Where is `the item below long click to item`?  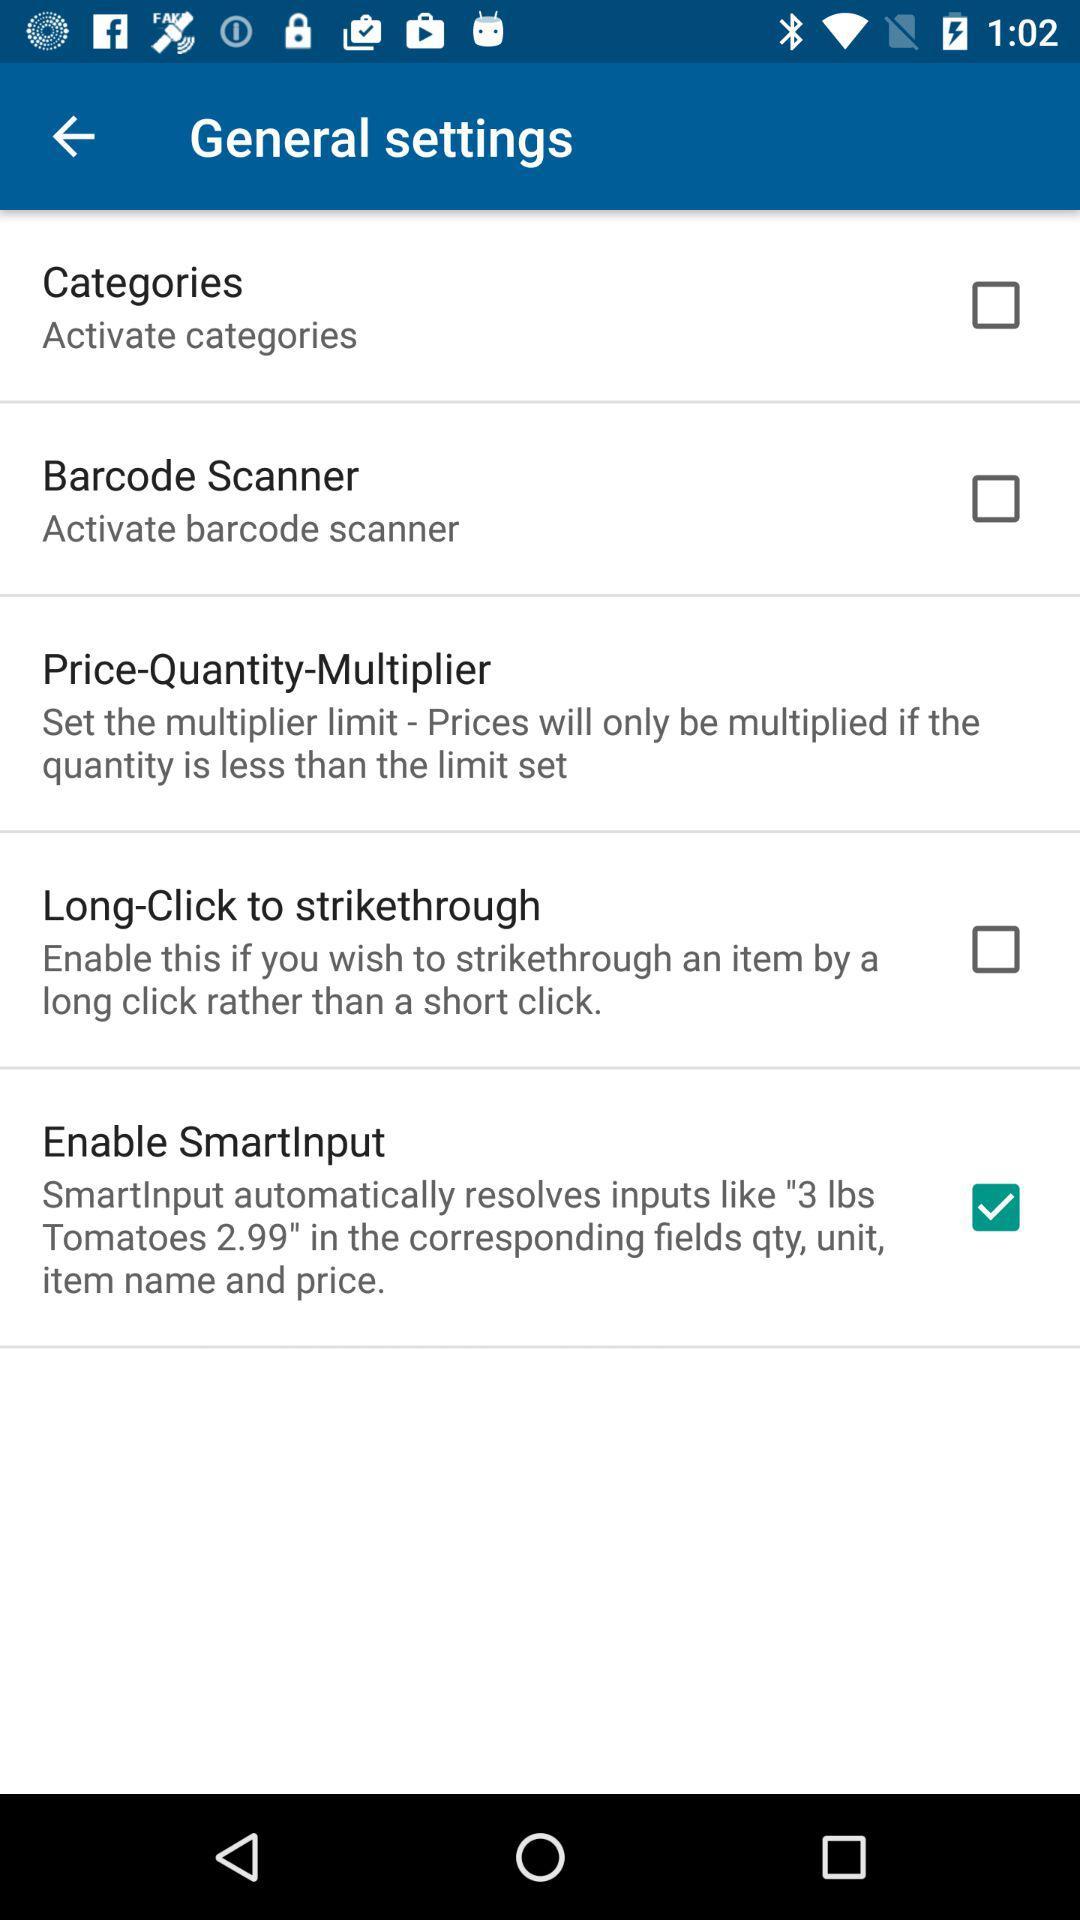
the item below long click to item is located at coordinates (477, 978).